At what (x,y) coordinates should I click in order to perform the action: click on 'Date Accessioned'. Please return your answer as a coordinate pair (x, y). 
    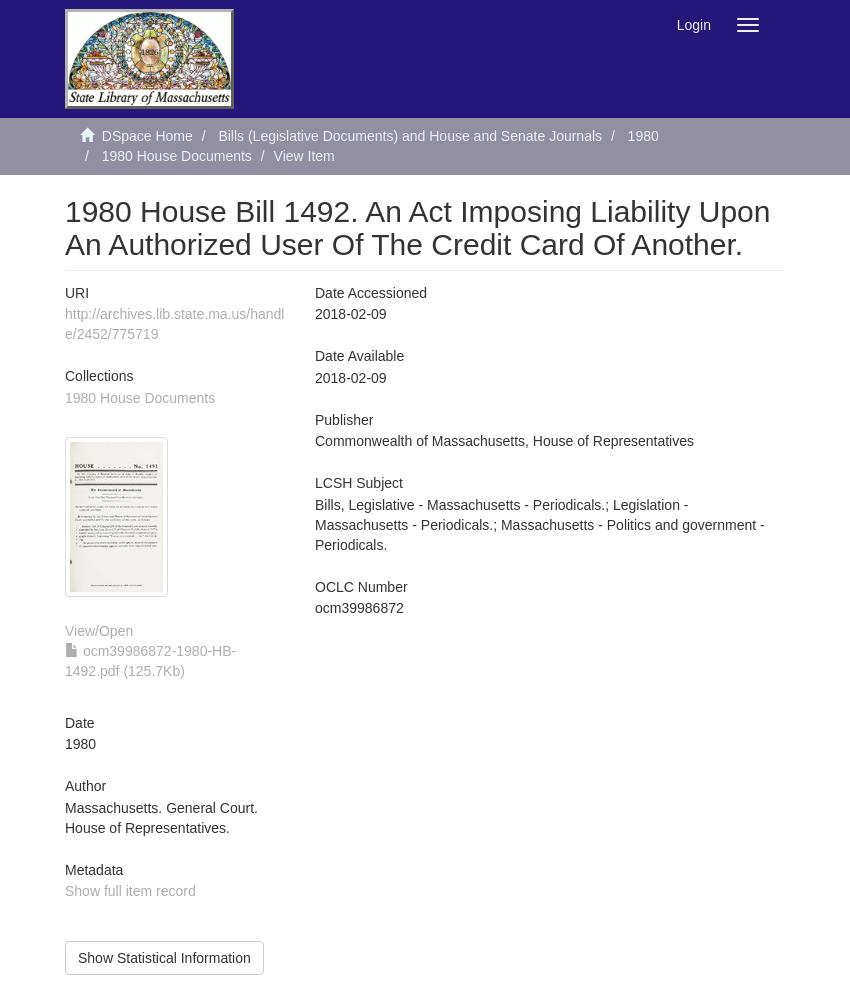
    Looking at the image, I should click on (370, 293).